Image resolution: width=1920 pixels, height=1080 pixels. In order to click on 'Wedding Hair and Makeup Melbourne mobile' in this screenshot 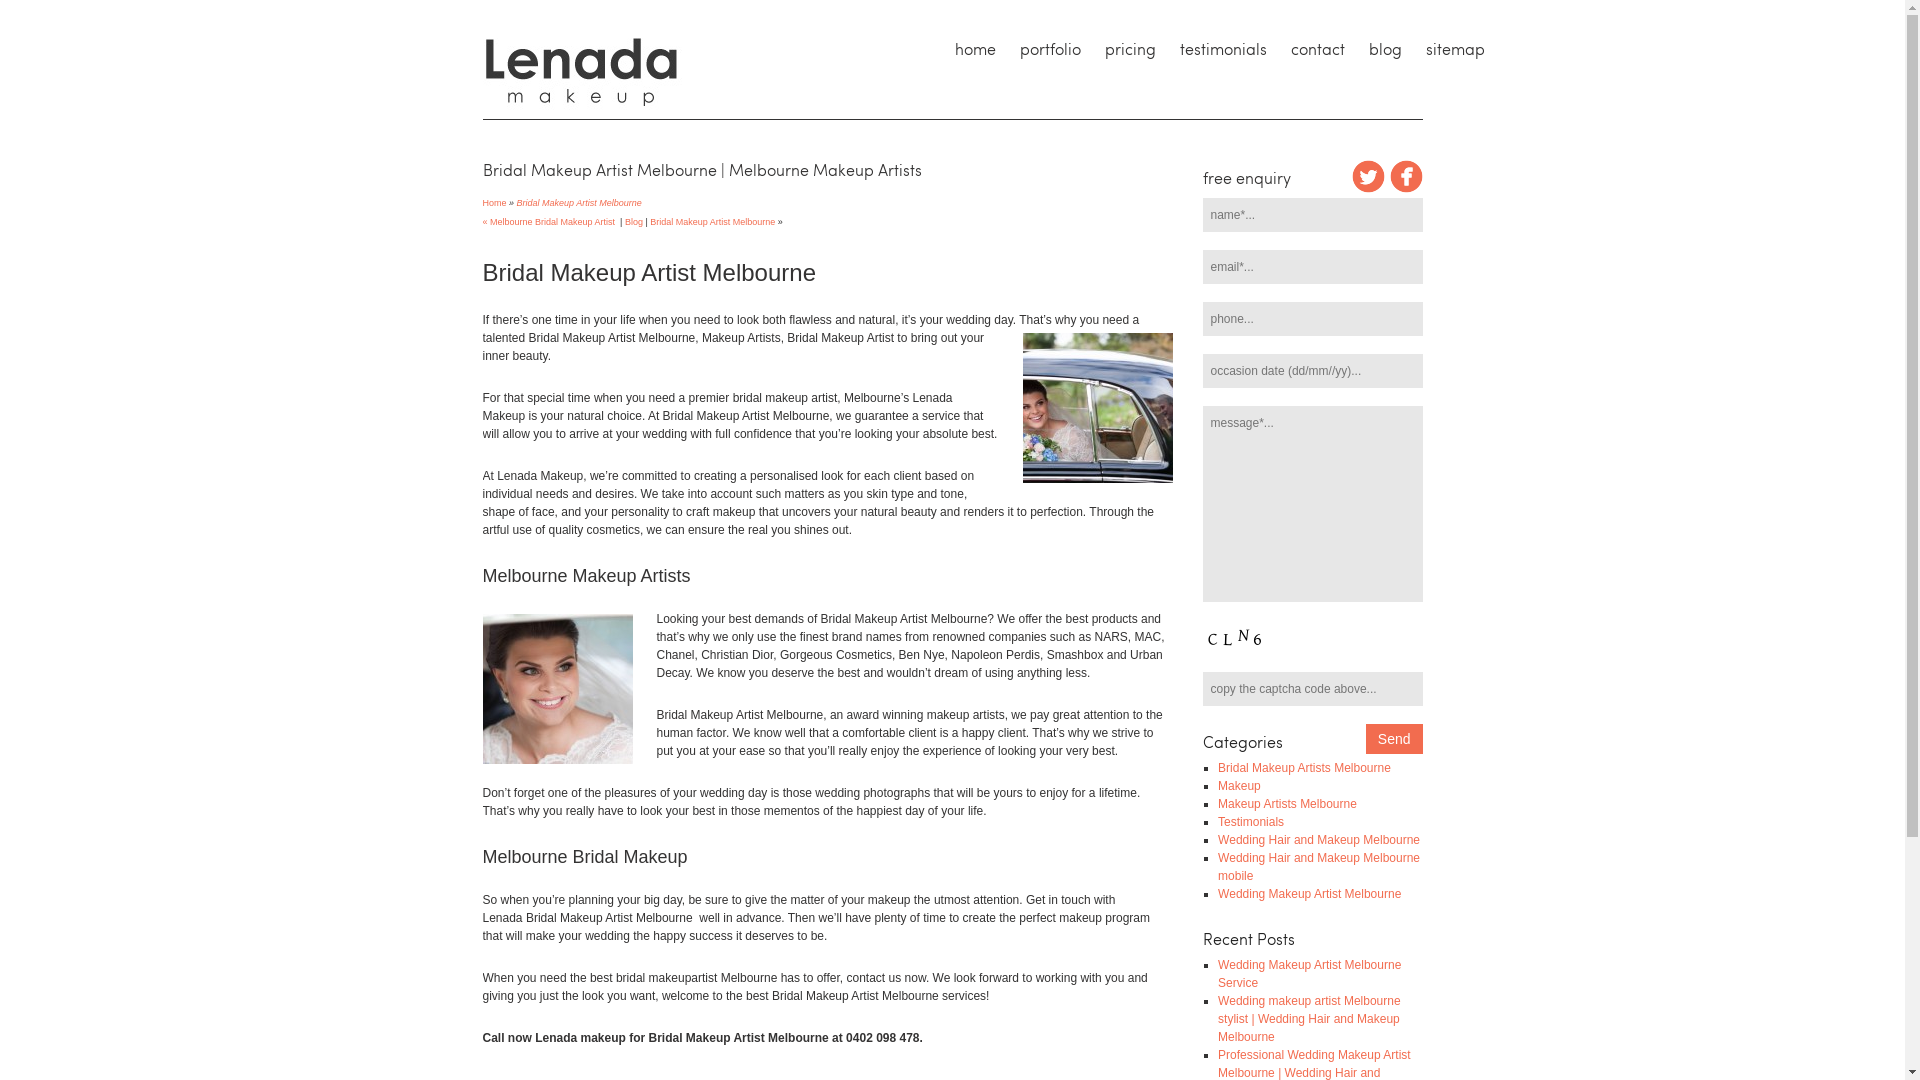, I will do `click(1217, 866)`.